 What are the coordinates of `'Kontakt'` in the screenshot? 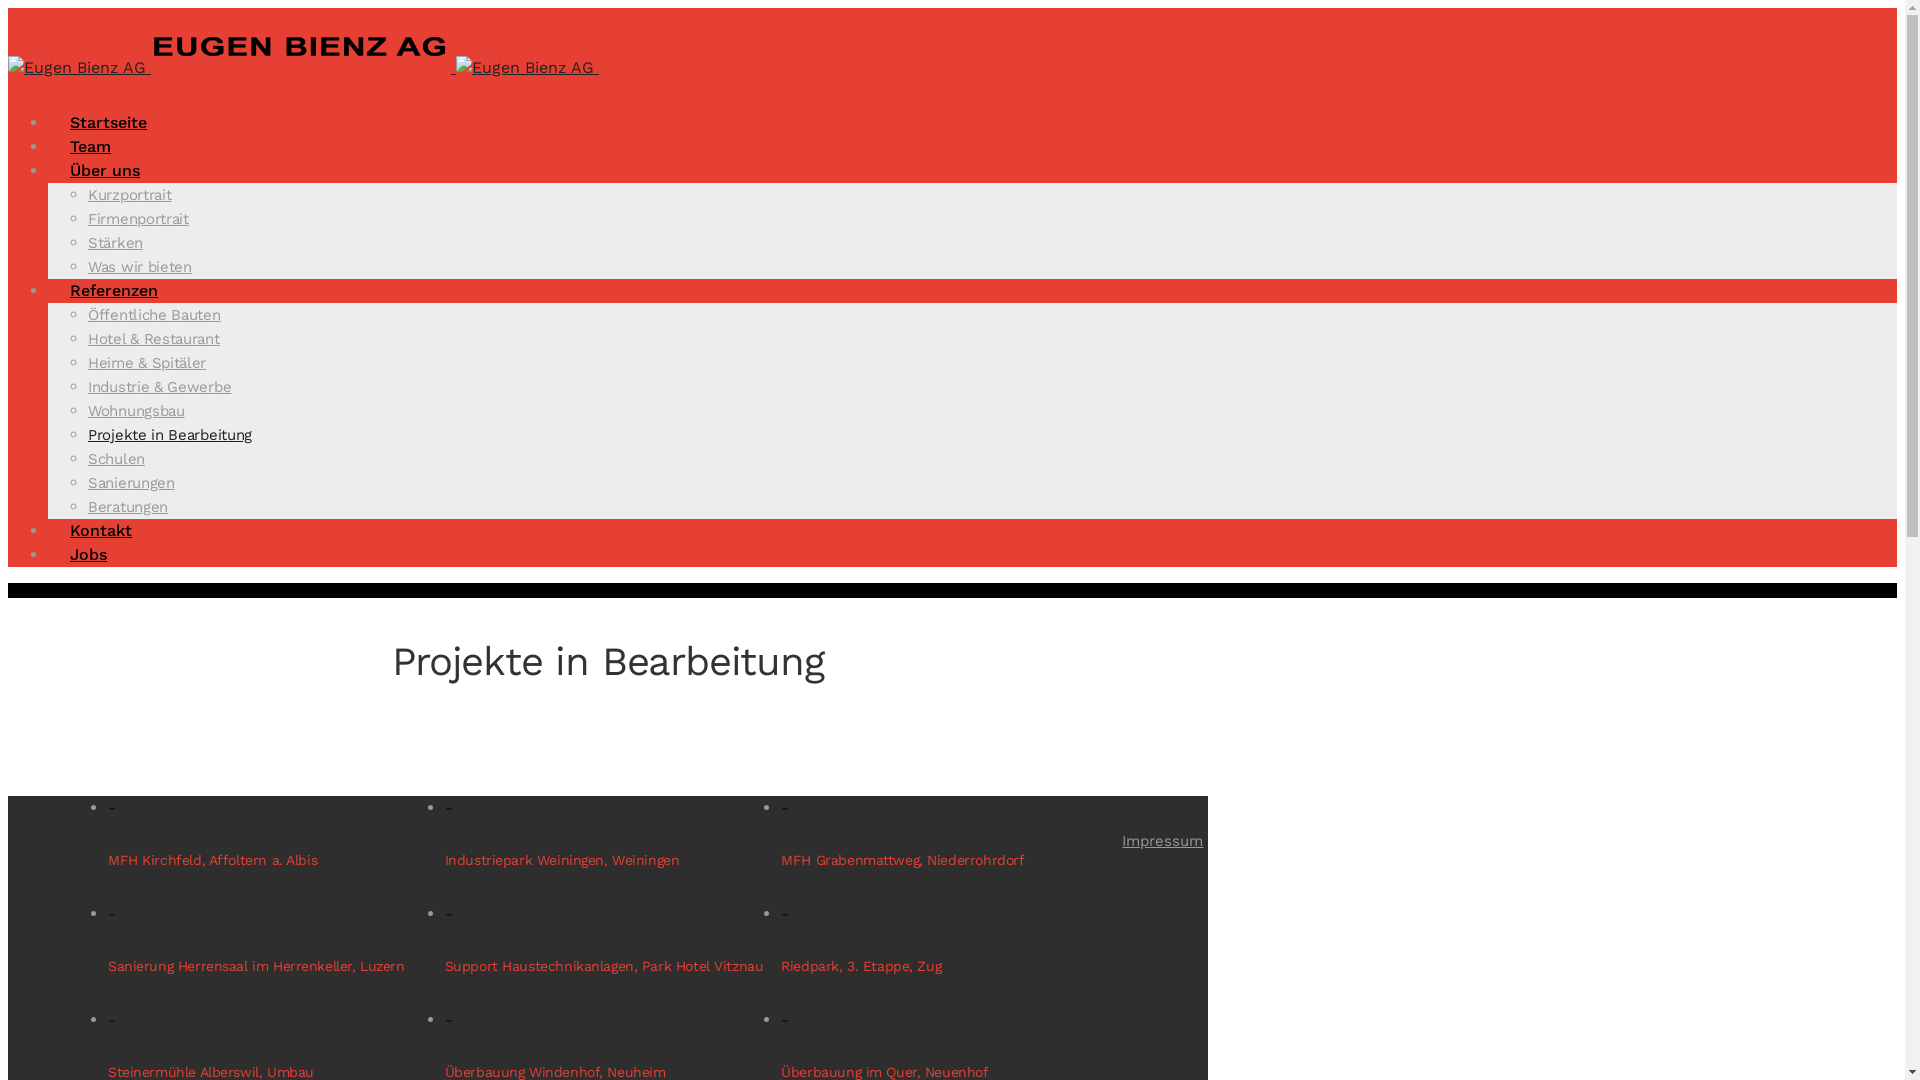 It's located at (99, 529).